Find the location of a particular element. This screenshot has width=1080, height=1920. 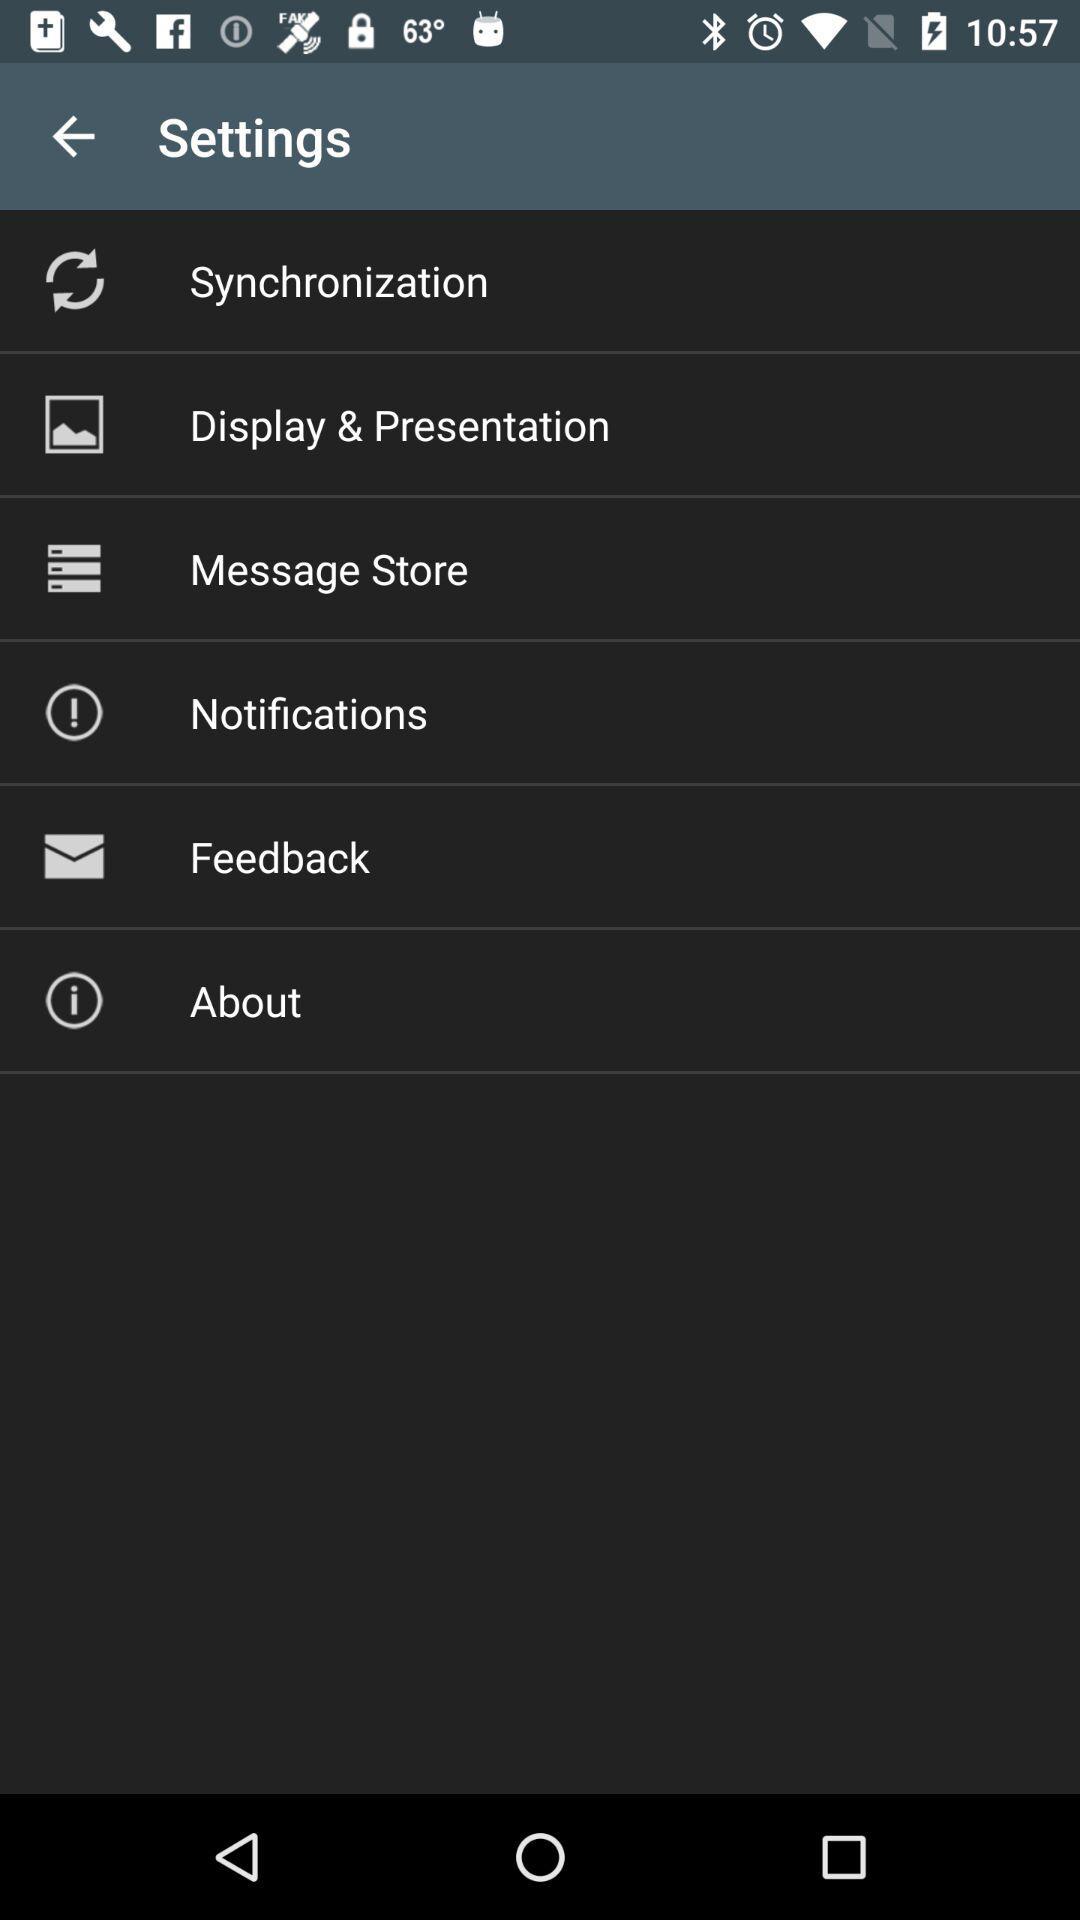

the item below the notifications is located at coordinates (279, 856).